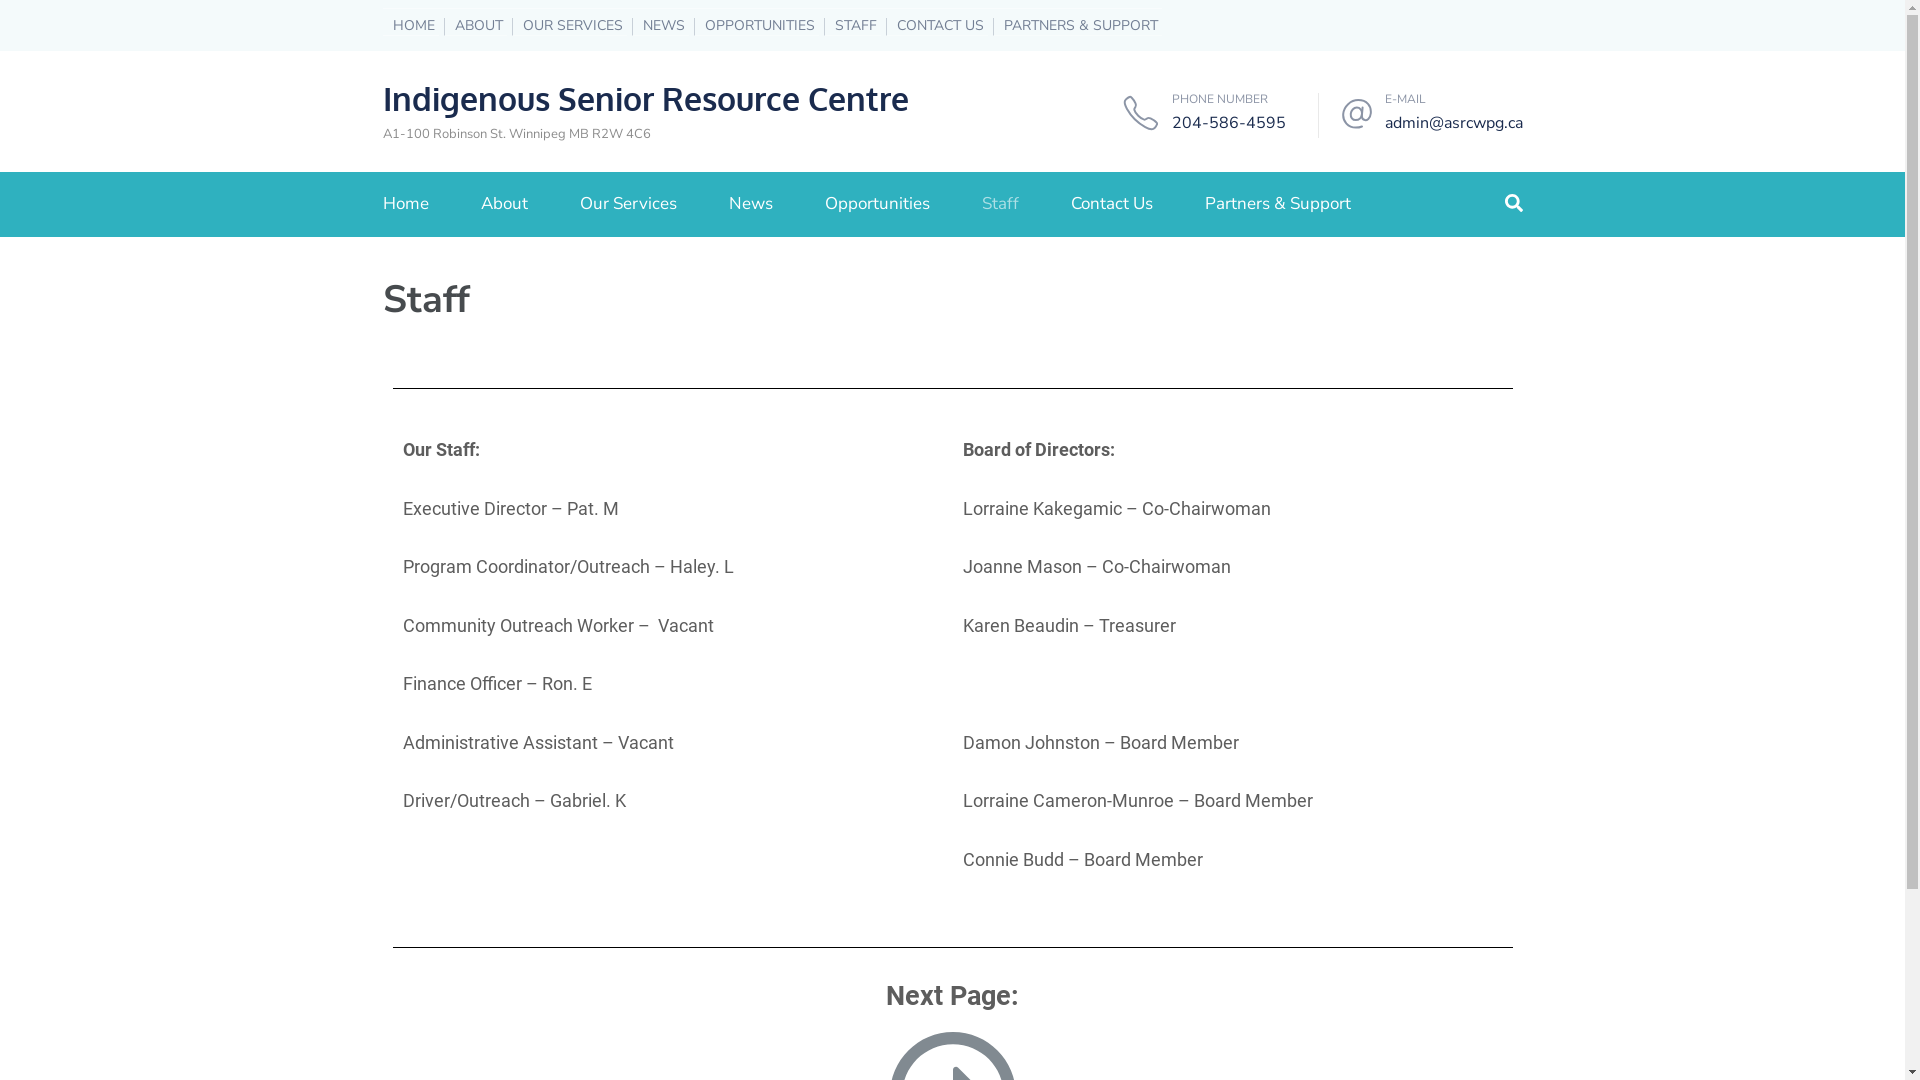 The image size is (1920, 1080). What do you see at coordinates (1227, 123) in the screenshot?
I see `'204-586-4595'` at bounding box center [1227, 123].